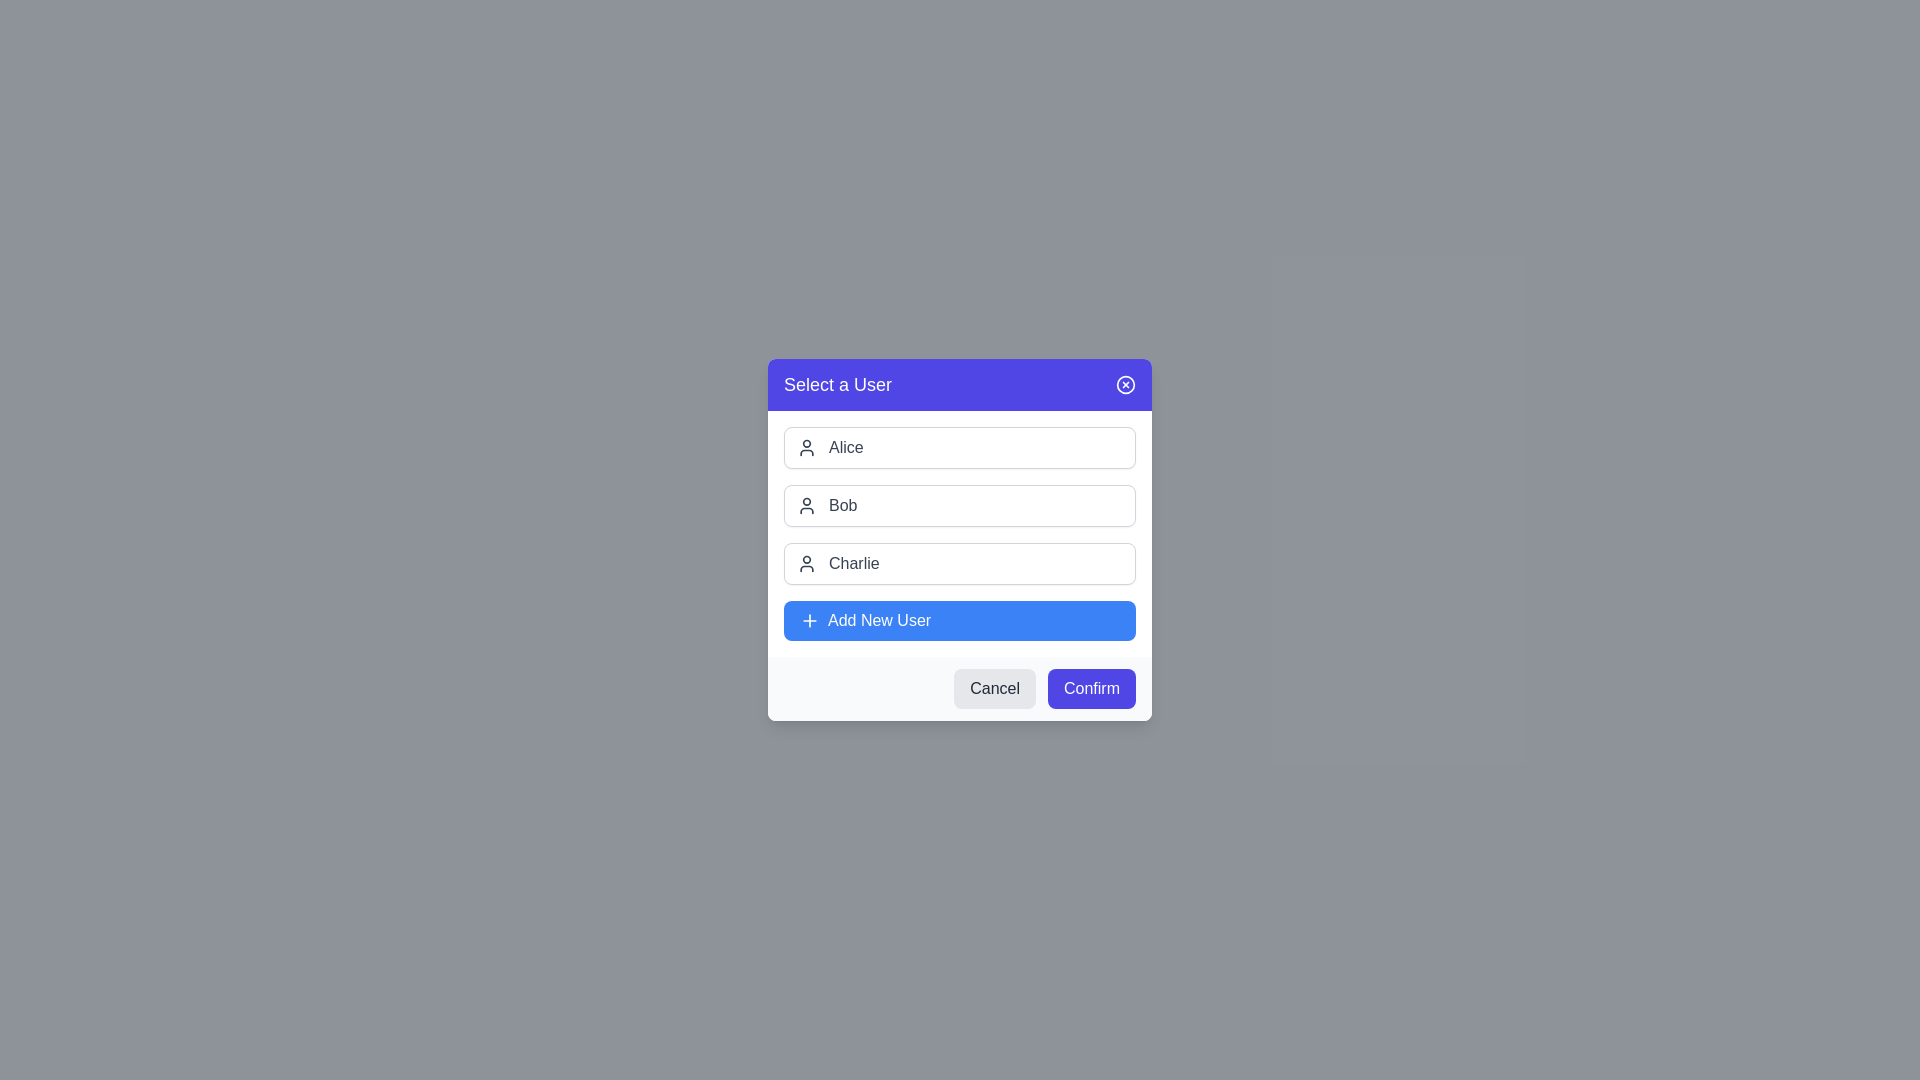 Image resolution: width=1920 pixels, height=1080 pixels. What do you see at coordinates (806, 563) in the screenshot?
I see `the user avatar icon located to the left of the name 'Charlie' in the selection card` at bounding box center [806, 563].